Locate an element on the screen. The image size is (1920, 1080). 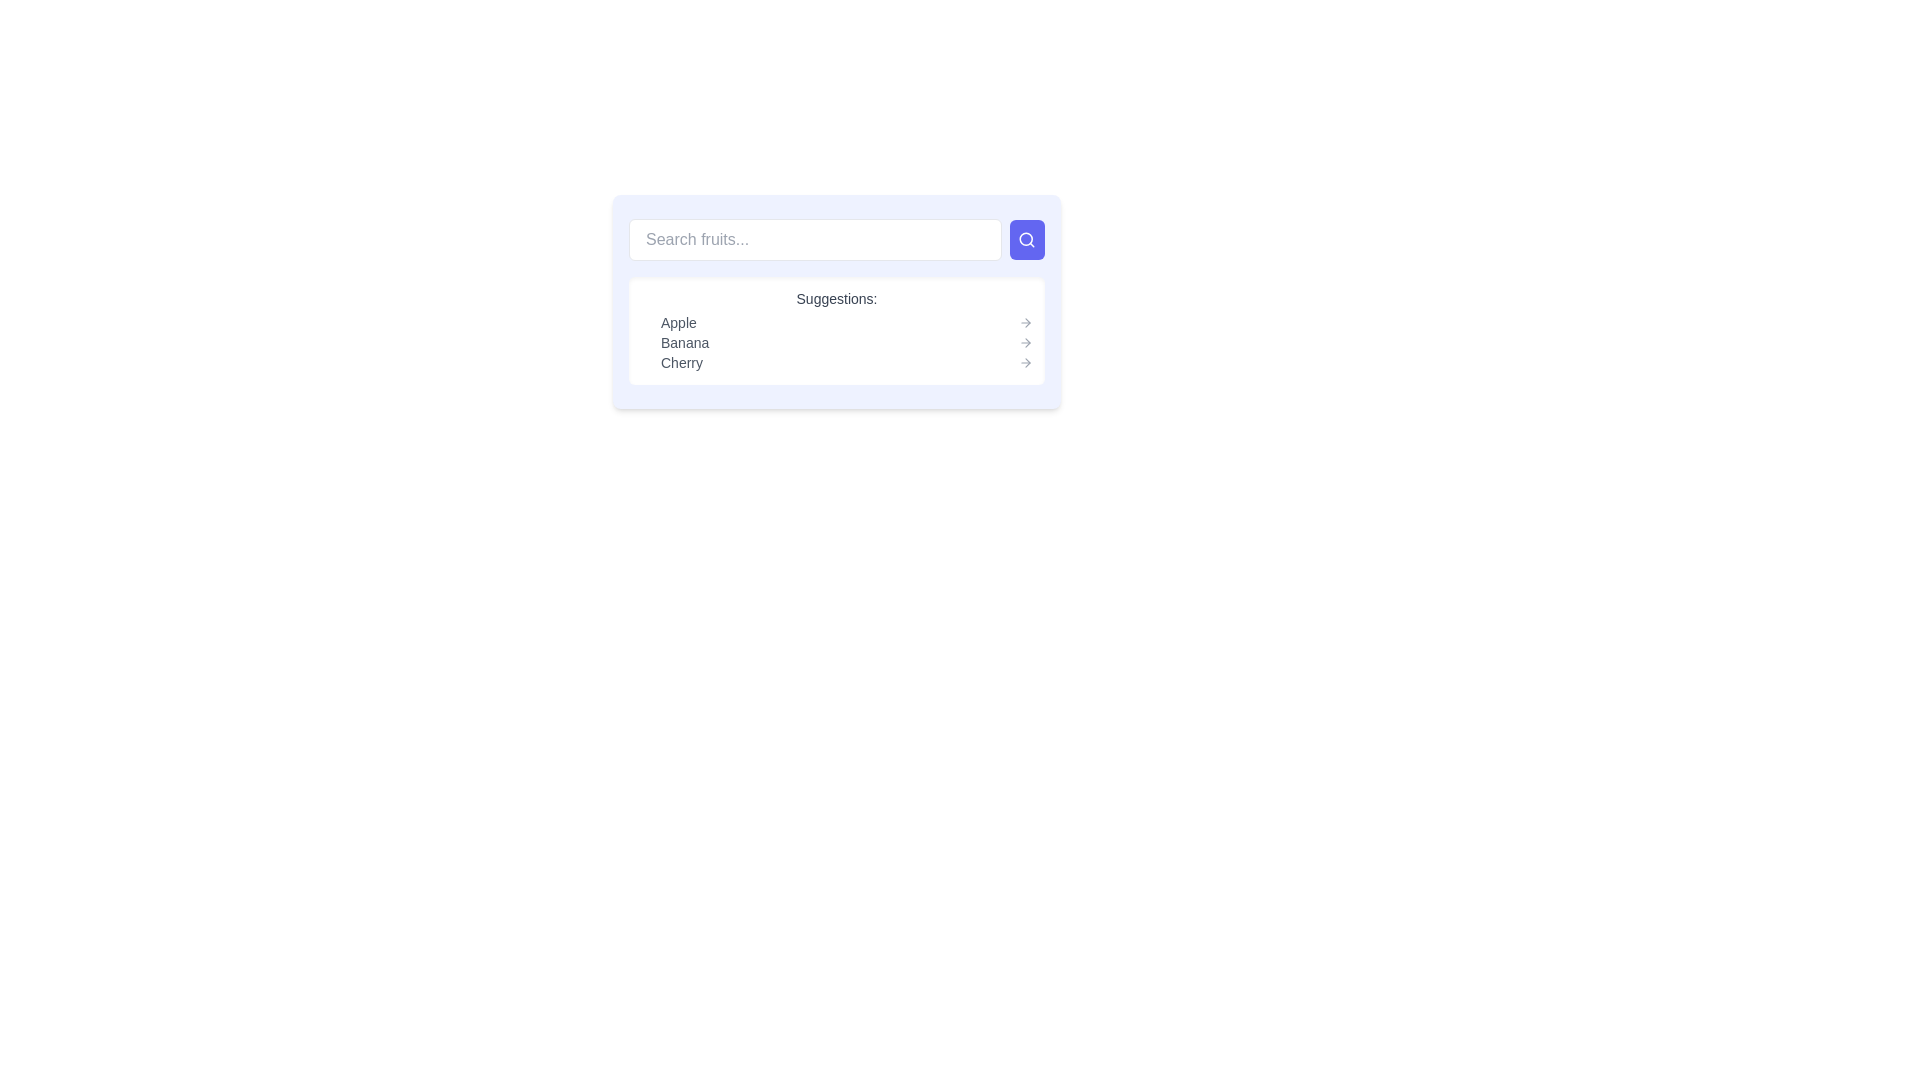
the gray right-facing arrow icon located to the far right of the 'Cherry' text is located at coordinates (1026, 362).